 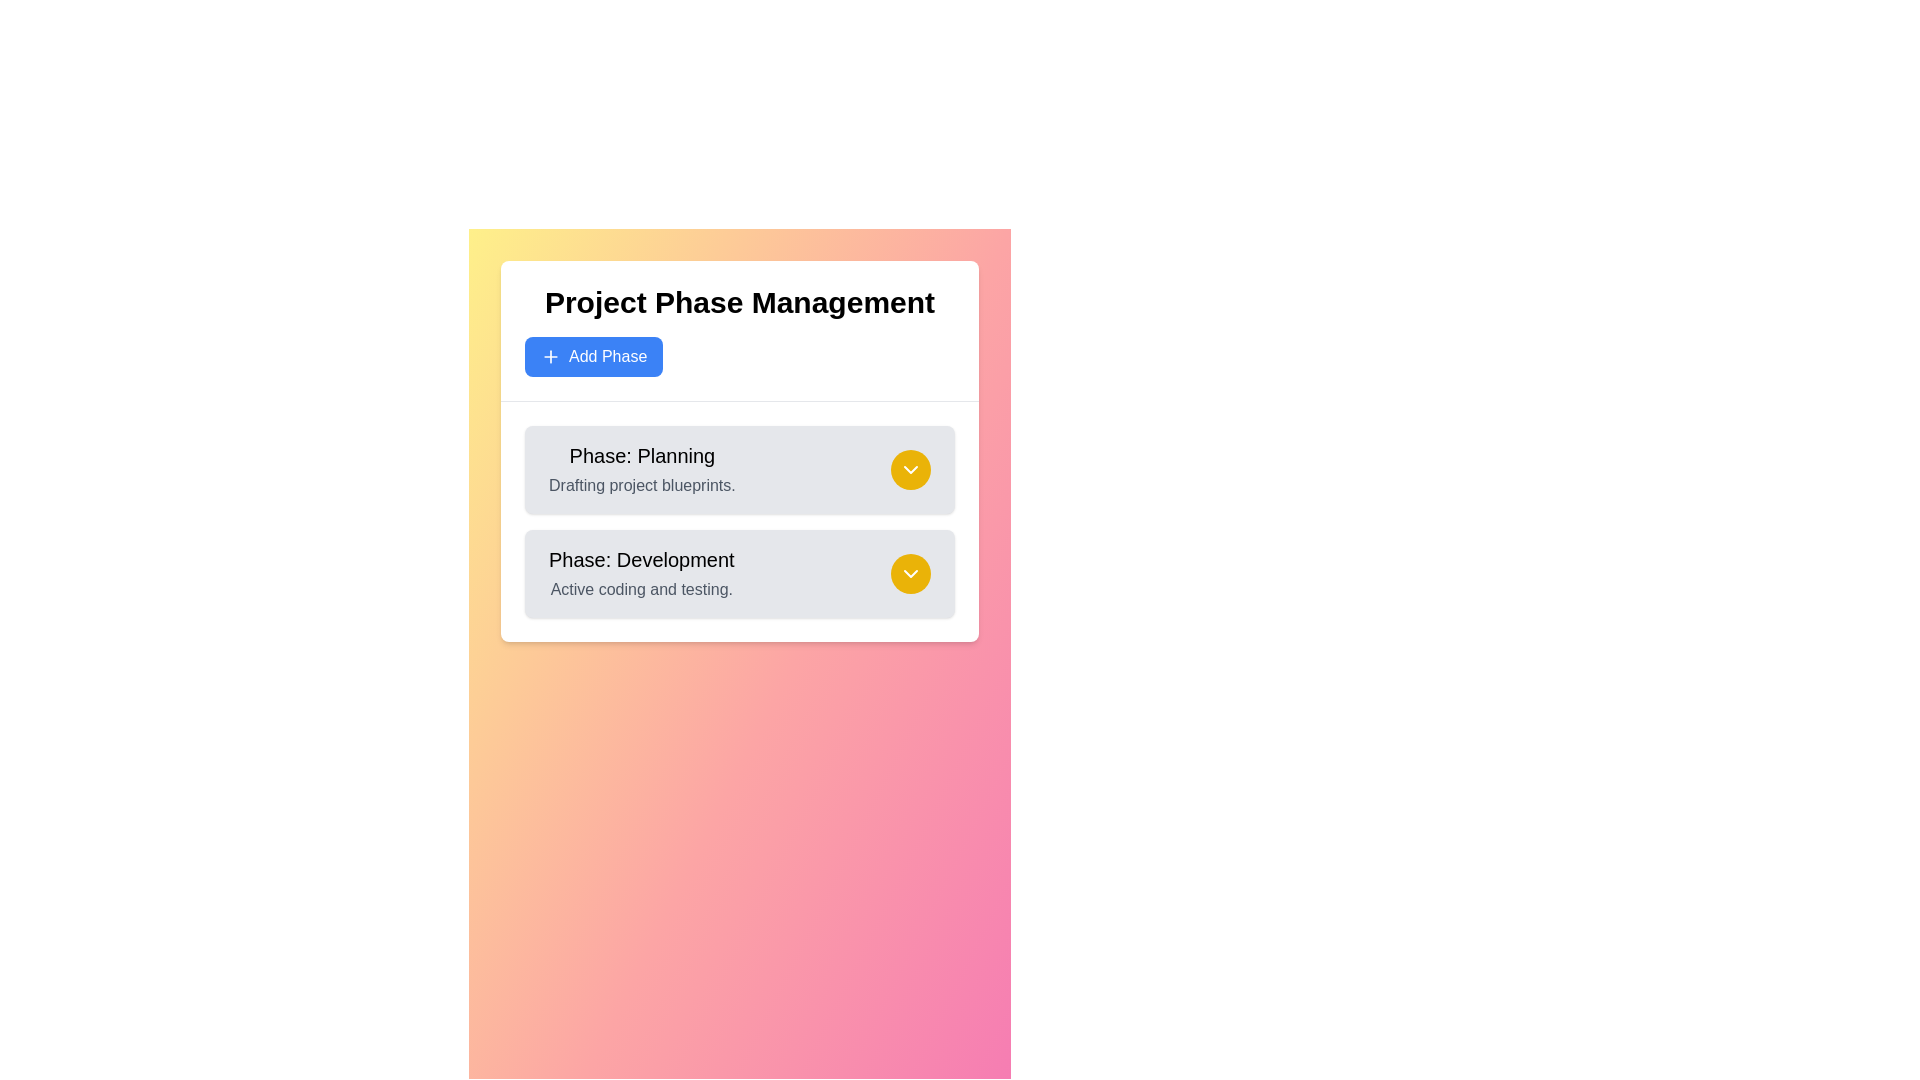 I want to click on the yellow circular button with a downward-facing chevron icon, located to the far right of the 'Phase: Planning' item, so click(x=910, y=470).